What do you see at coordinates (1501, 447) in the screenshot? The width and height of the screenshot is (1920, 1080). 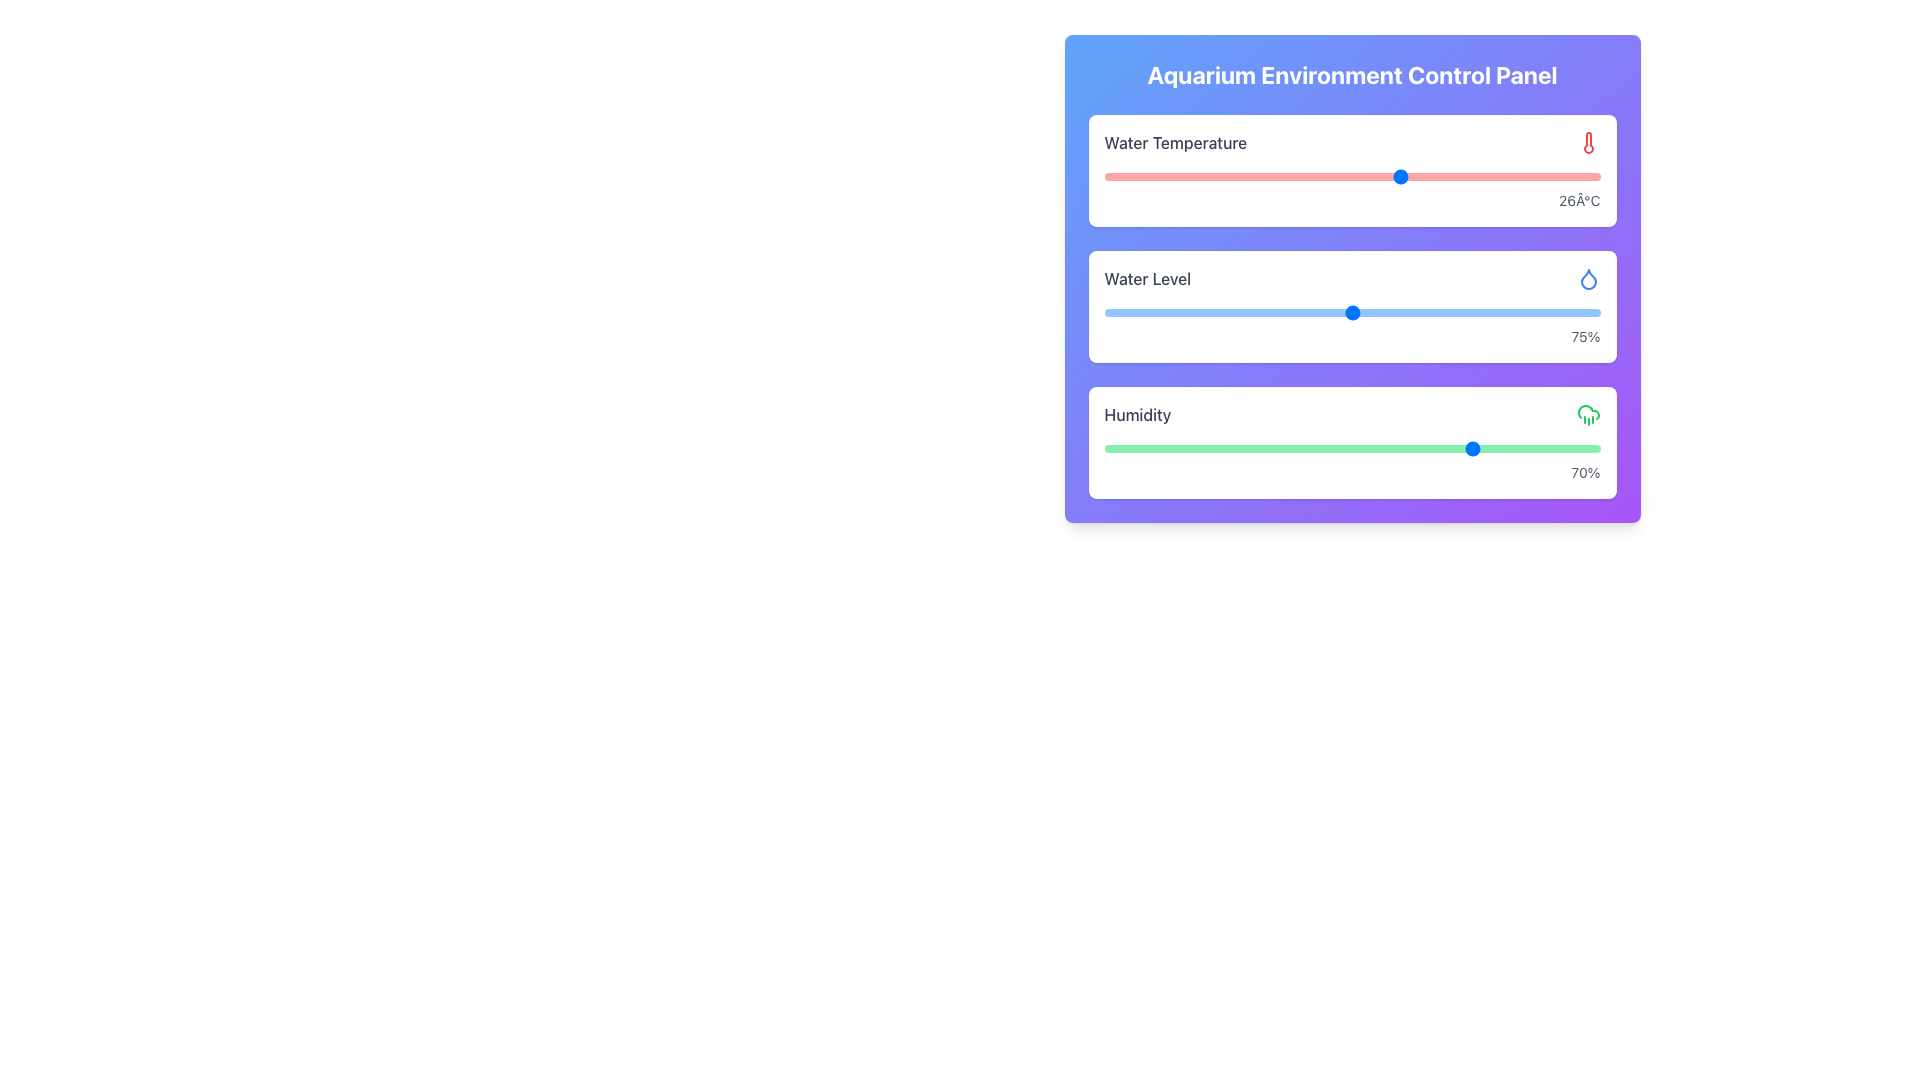 I see `humidity` at bounding box center [1501, 447].